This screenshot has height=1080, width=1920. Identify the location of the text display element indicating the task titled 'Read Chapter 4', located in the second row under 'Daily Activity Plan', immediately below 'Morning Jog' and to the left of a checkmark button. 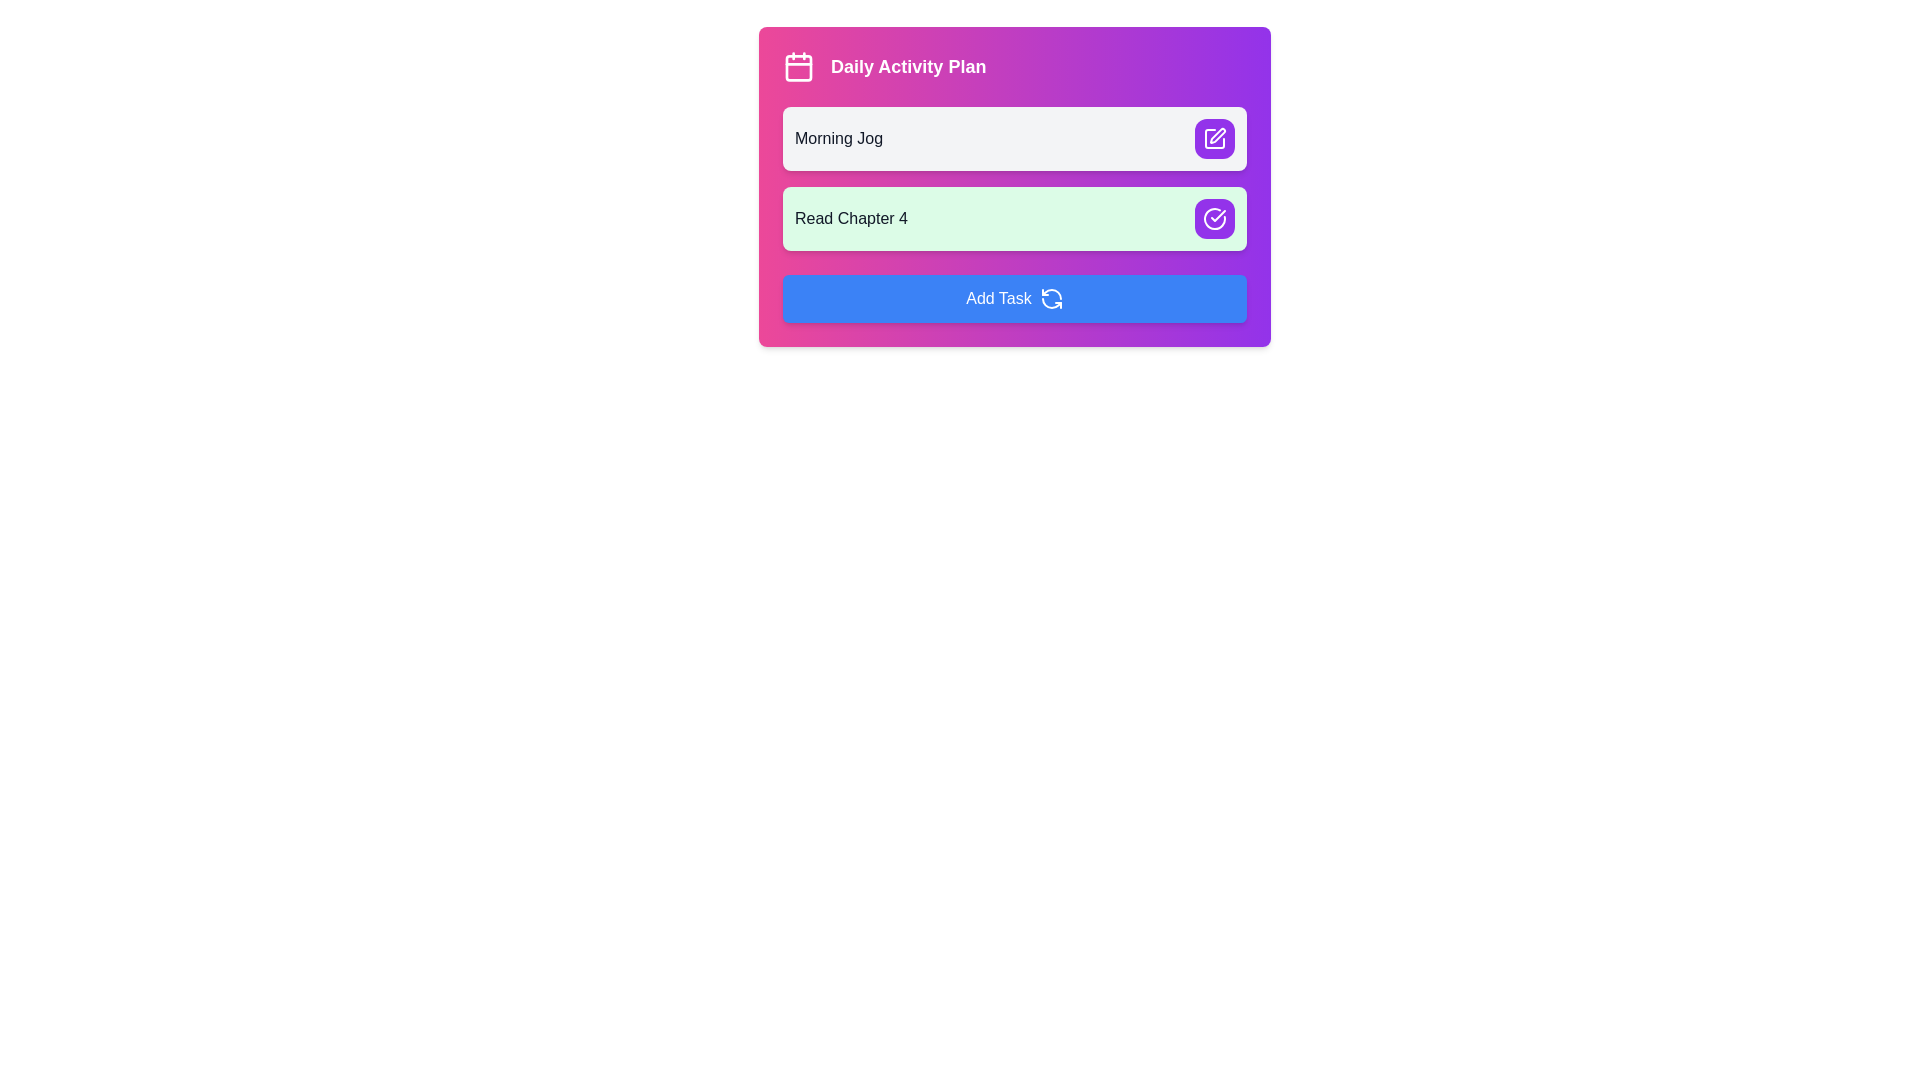
(851, 219).